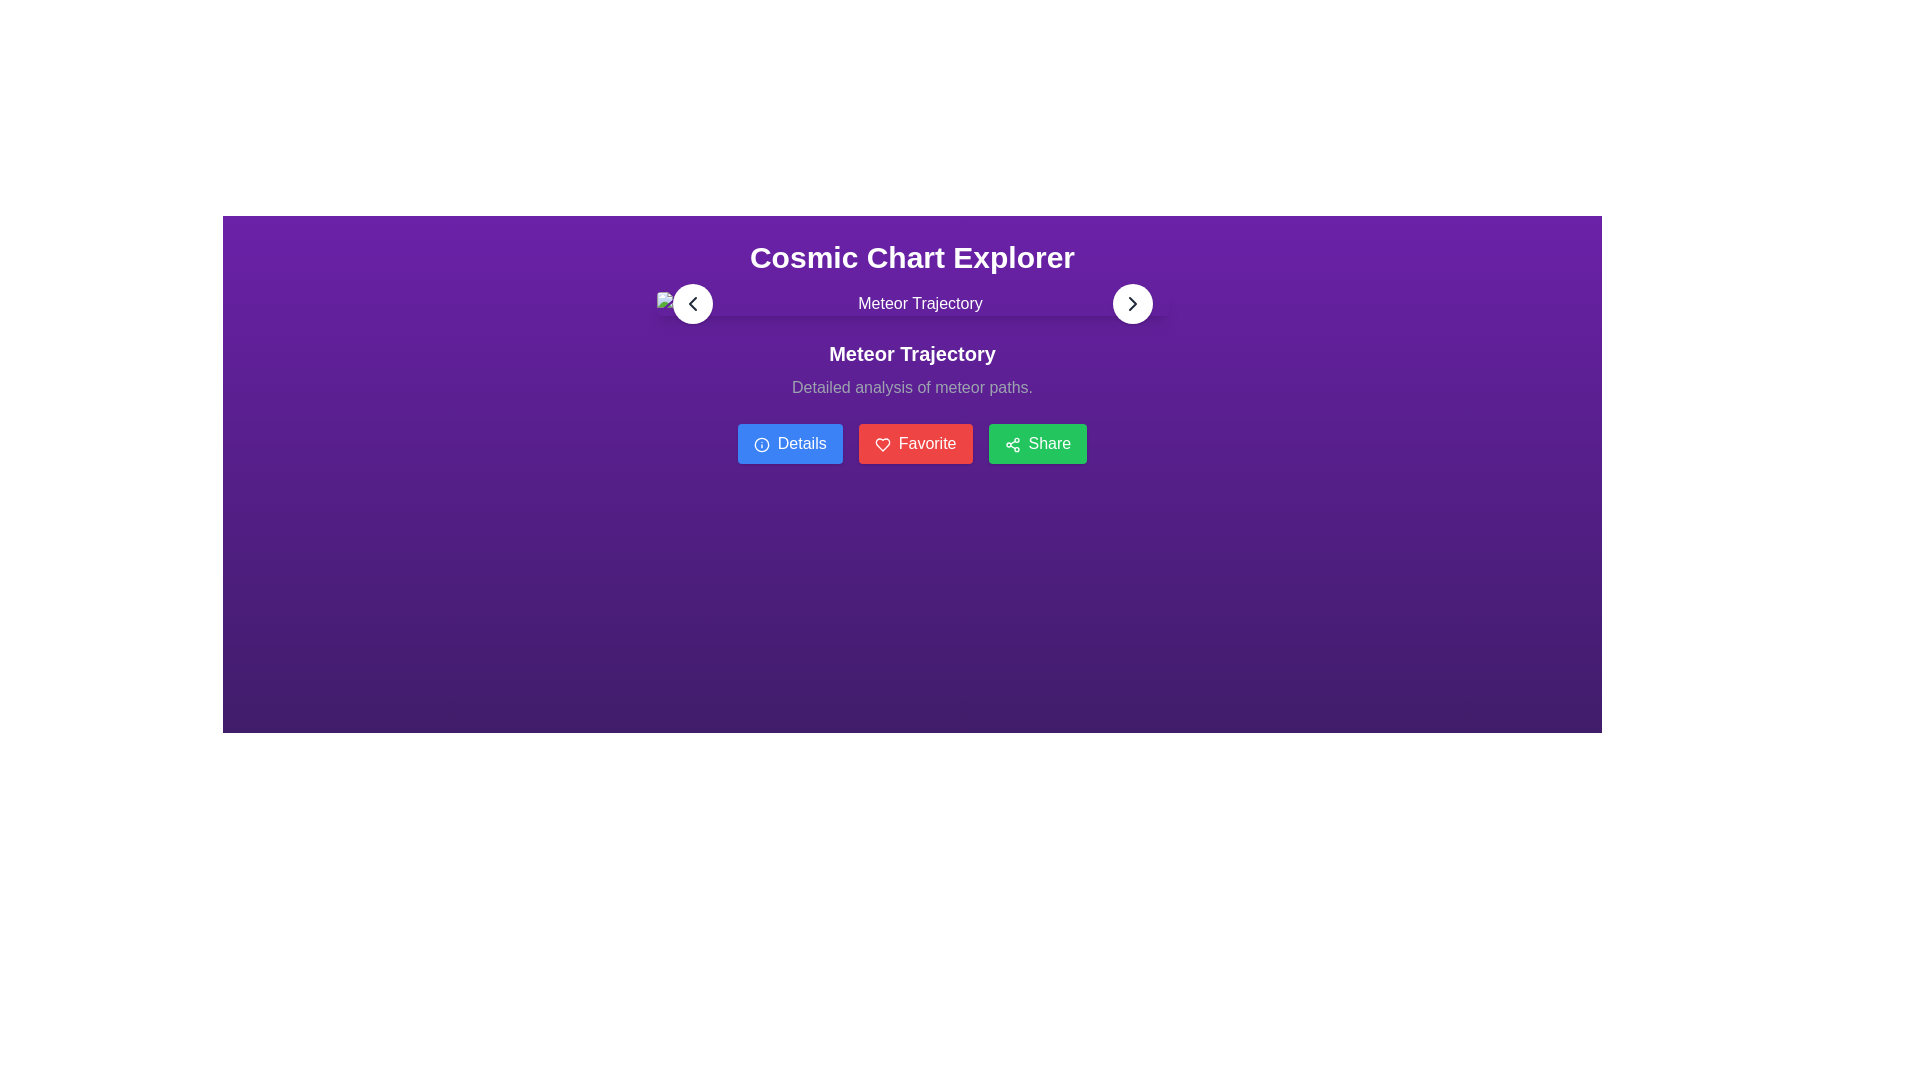 The image size is (1920, 1080). Describe the element at coordinates (692, 304) in the screenshot. I see `the leftward-pointing chevron icon` at that location.